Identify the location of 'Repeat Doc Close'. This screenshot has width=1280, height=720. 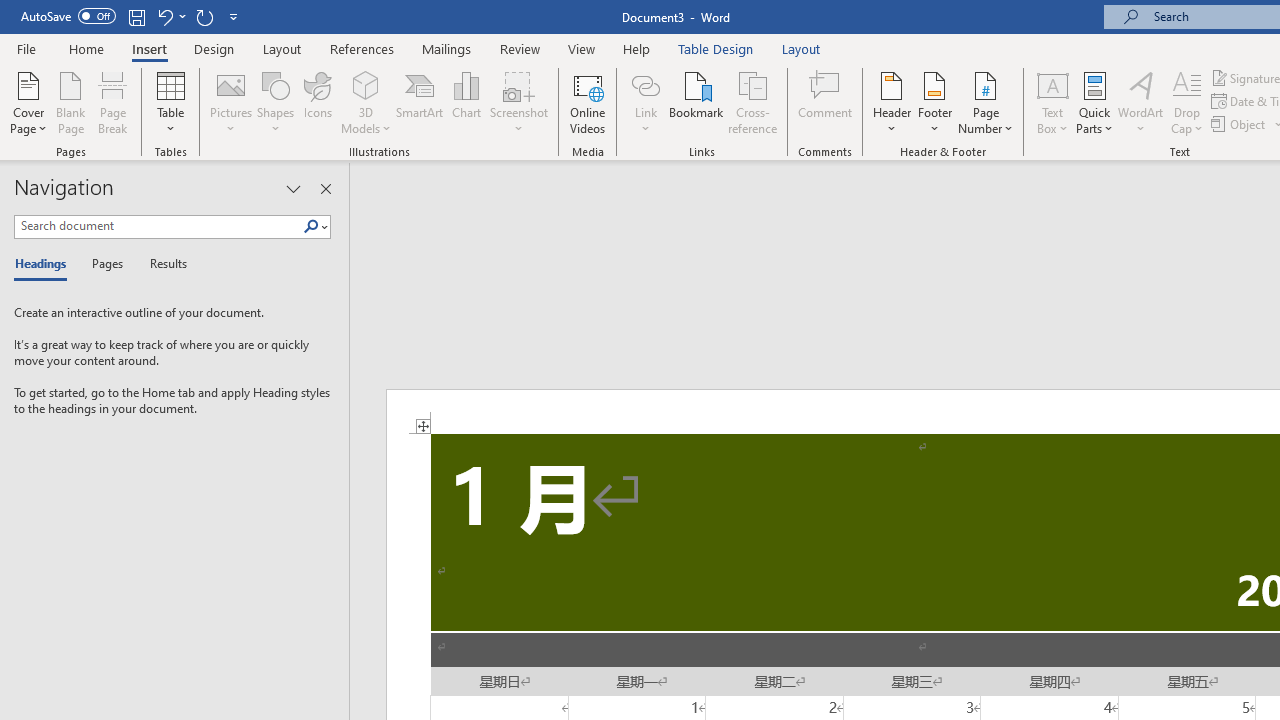
(204, 16).